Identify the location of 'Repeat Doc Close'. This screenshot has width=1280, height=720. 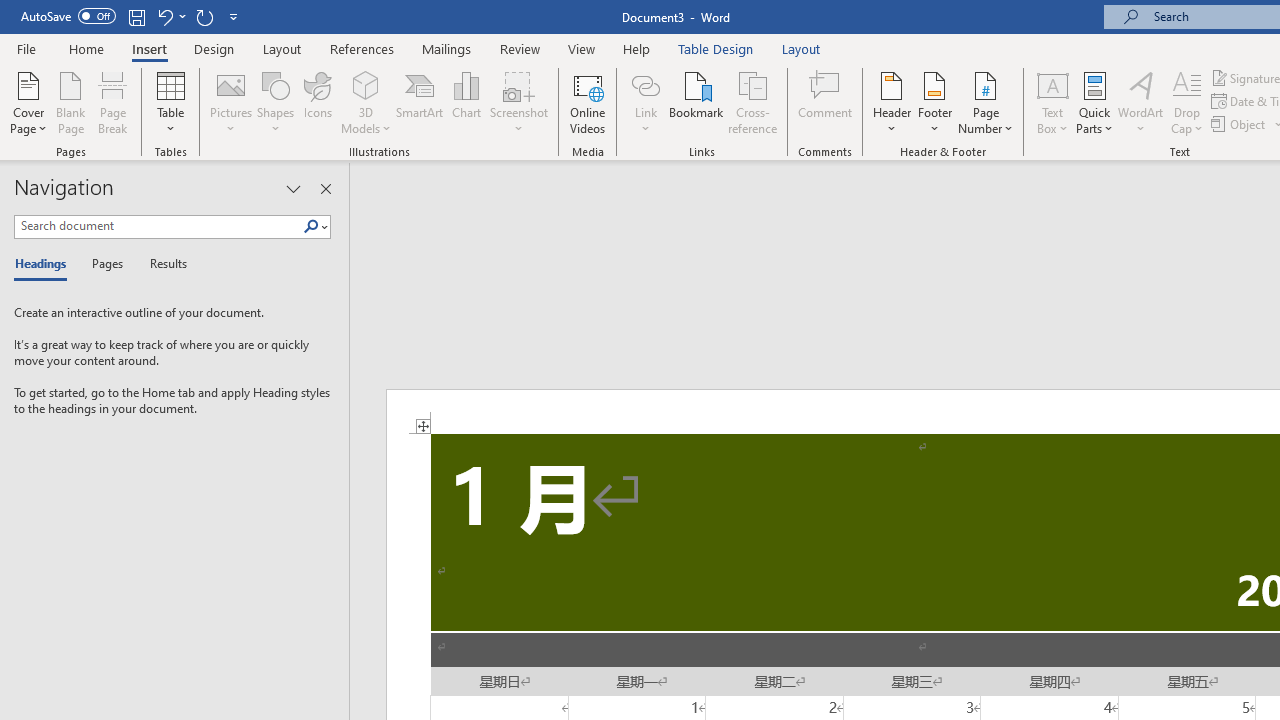
(204, 16).